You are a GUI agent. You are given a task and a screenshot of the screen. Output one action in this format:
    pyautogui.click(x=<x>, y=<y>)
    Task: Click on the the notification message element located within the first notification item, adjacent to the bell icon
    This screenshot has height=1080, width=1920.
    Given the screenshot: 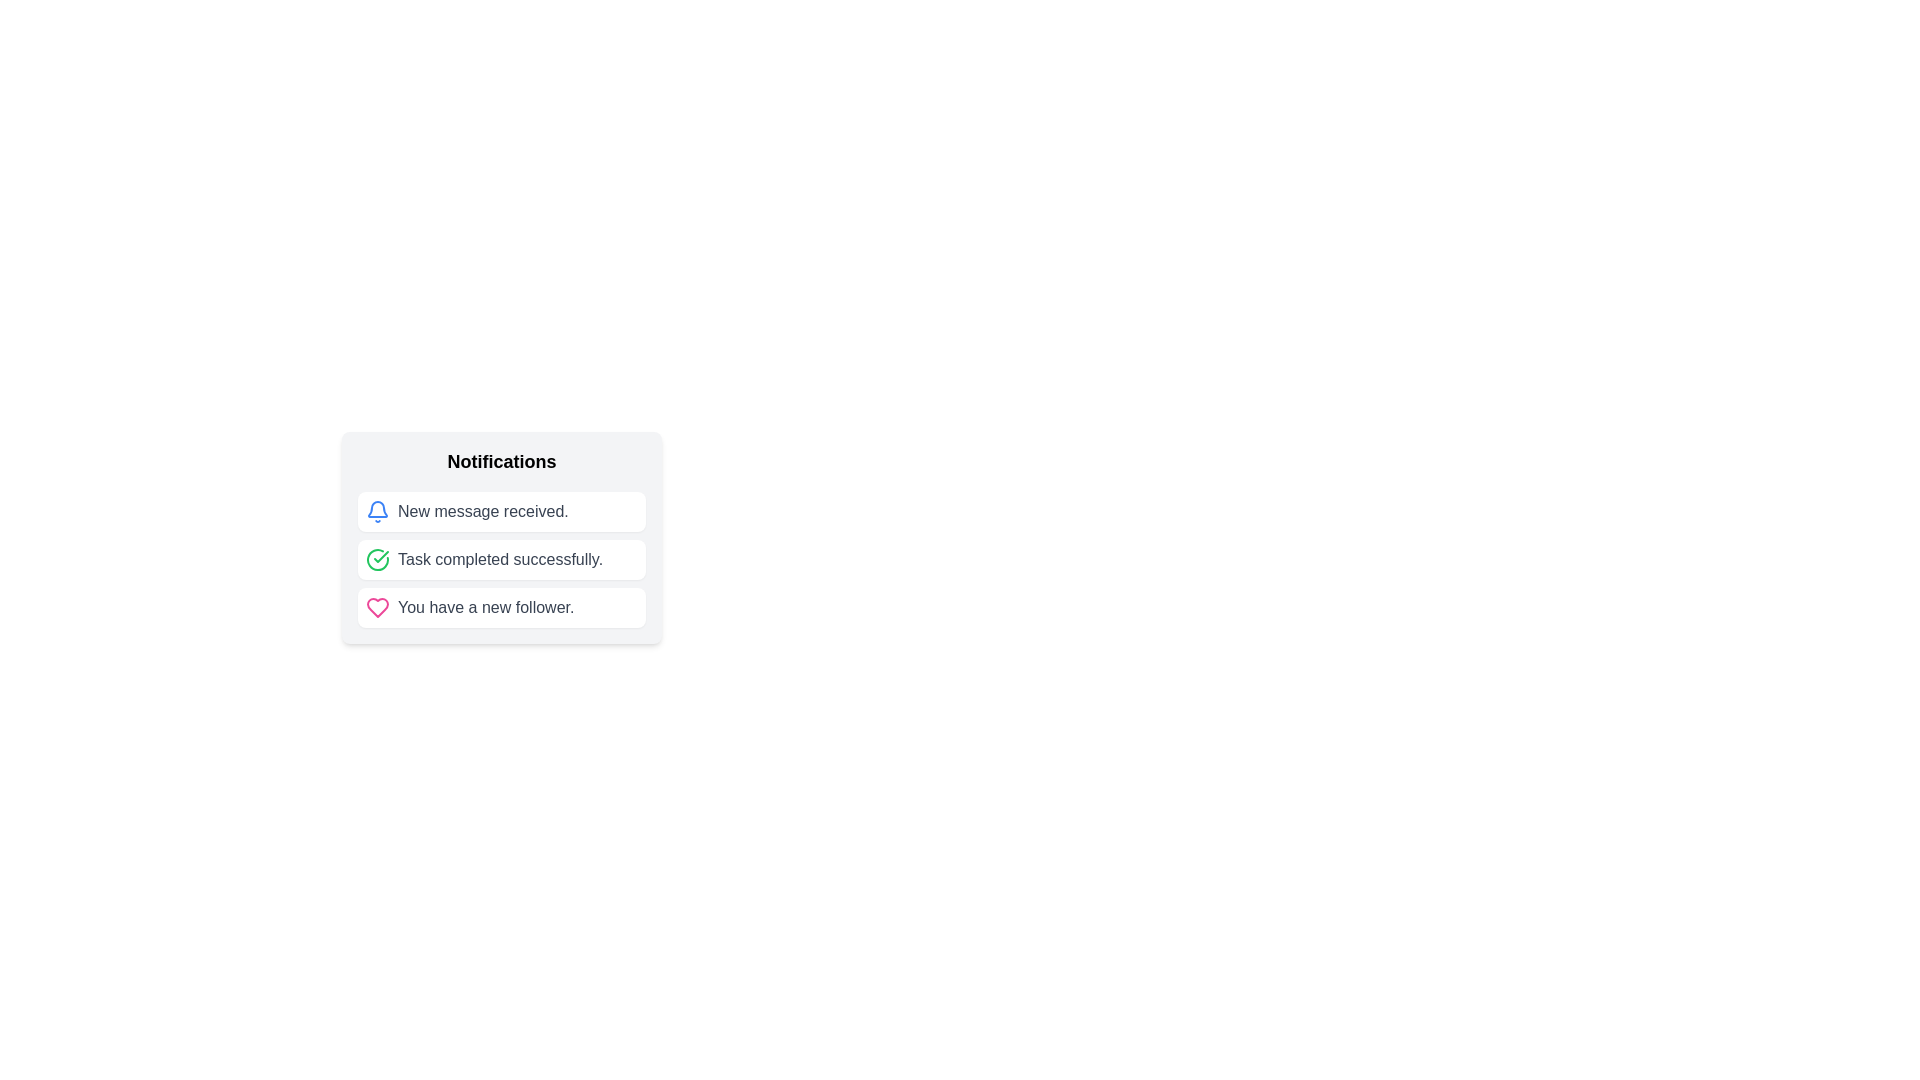 What is the action you would take?
    pyautogui.click(x=483, y=511)
    